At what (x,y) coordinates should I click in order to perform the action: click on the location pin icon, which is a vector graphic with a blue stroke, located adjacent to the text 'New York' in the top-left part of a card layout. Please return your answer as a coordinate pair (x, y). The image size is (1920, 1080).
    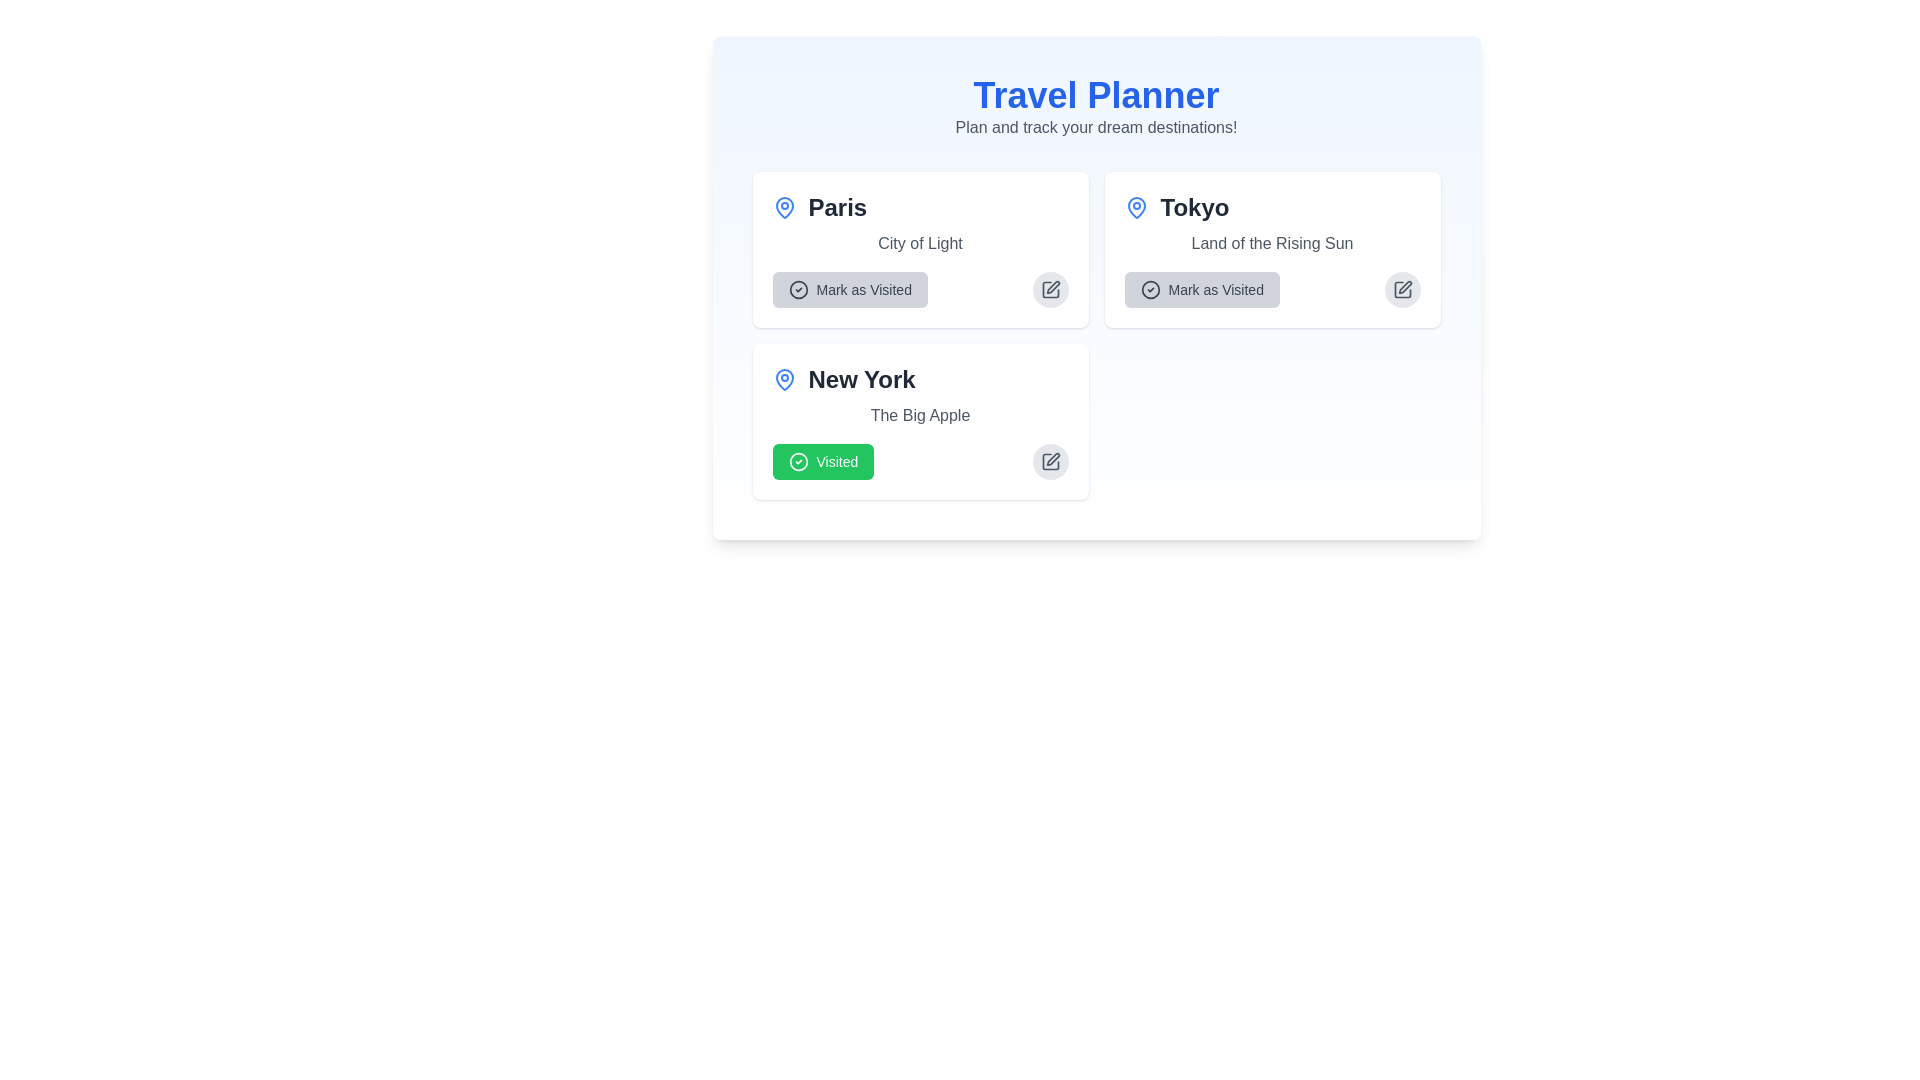
    Looking at the image, I should click on (783, 208).